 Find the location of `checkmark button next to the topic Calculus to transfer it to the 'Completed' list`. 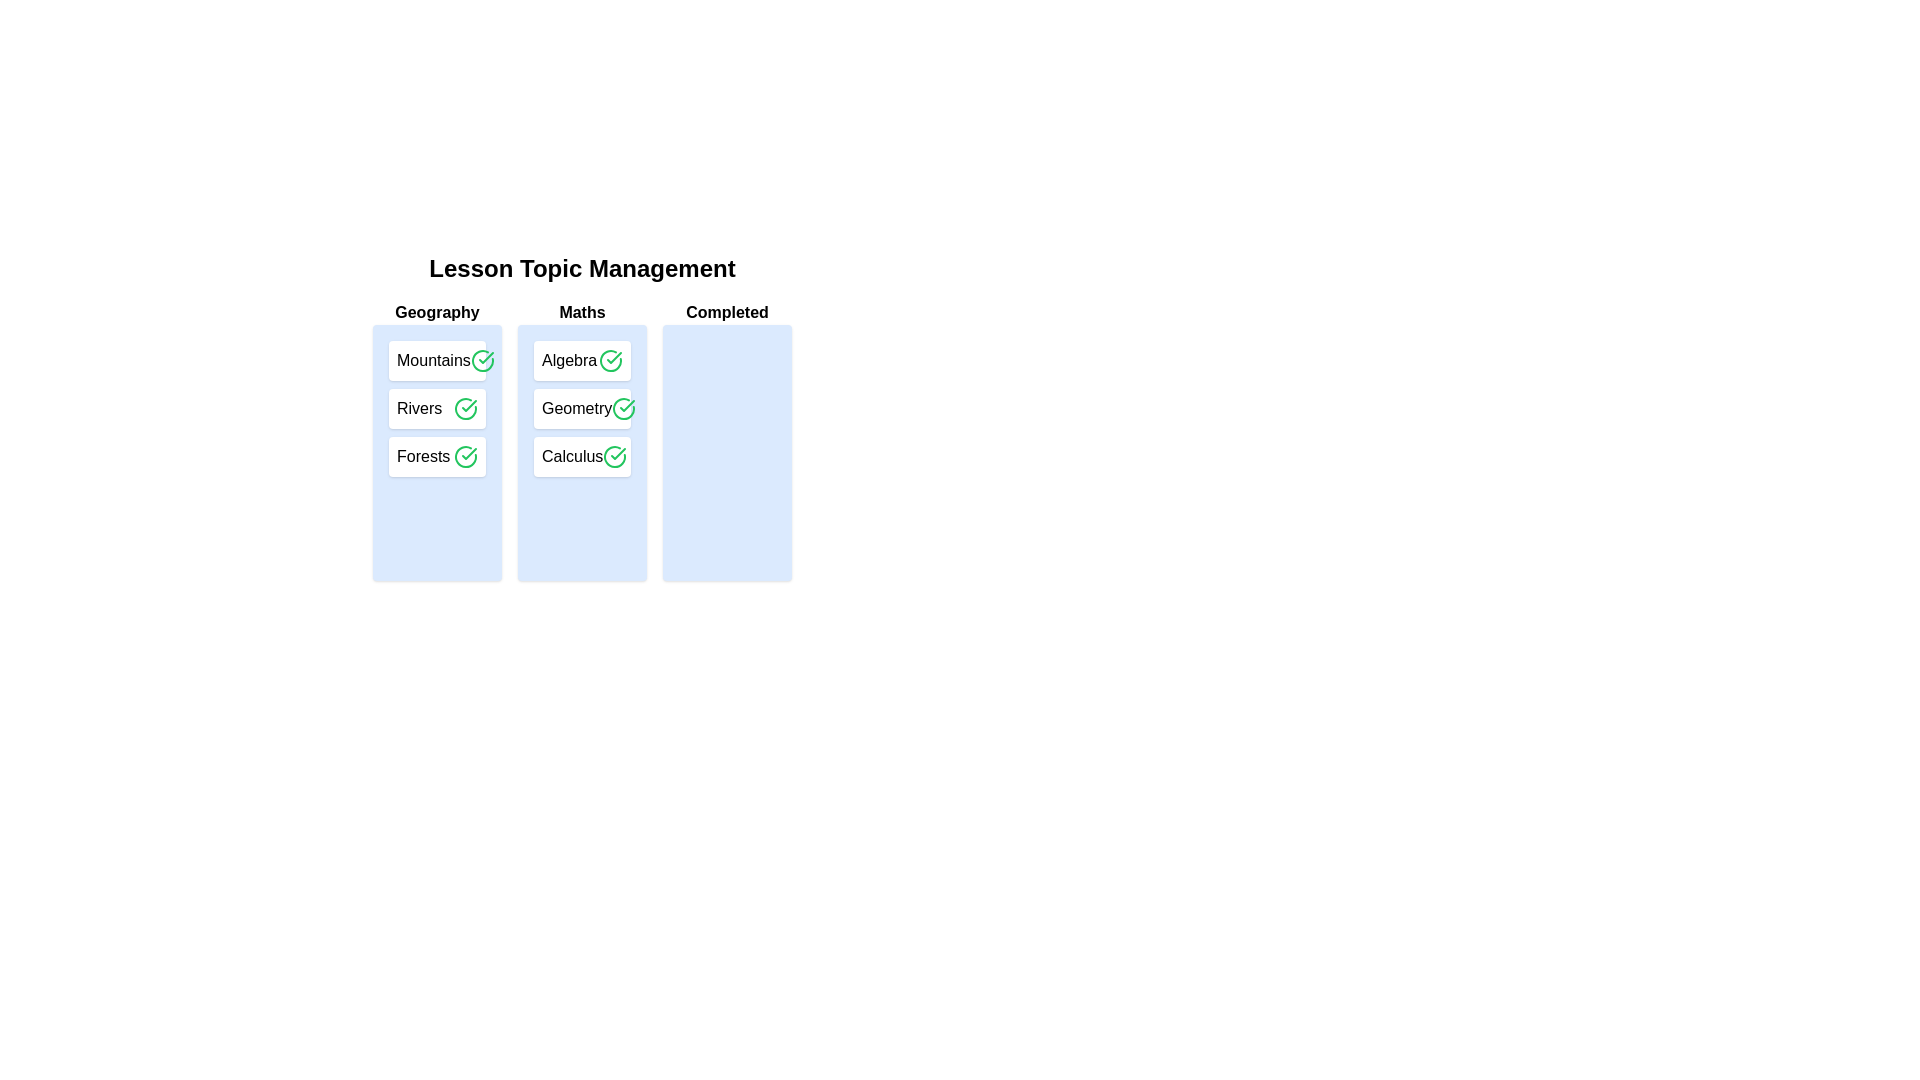

checkmark button next to the topic Calculus to transfer it to the 'Completed' list is located at coordinates (614, 456).